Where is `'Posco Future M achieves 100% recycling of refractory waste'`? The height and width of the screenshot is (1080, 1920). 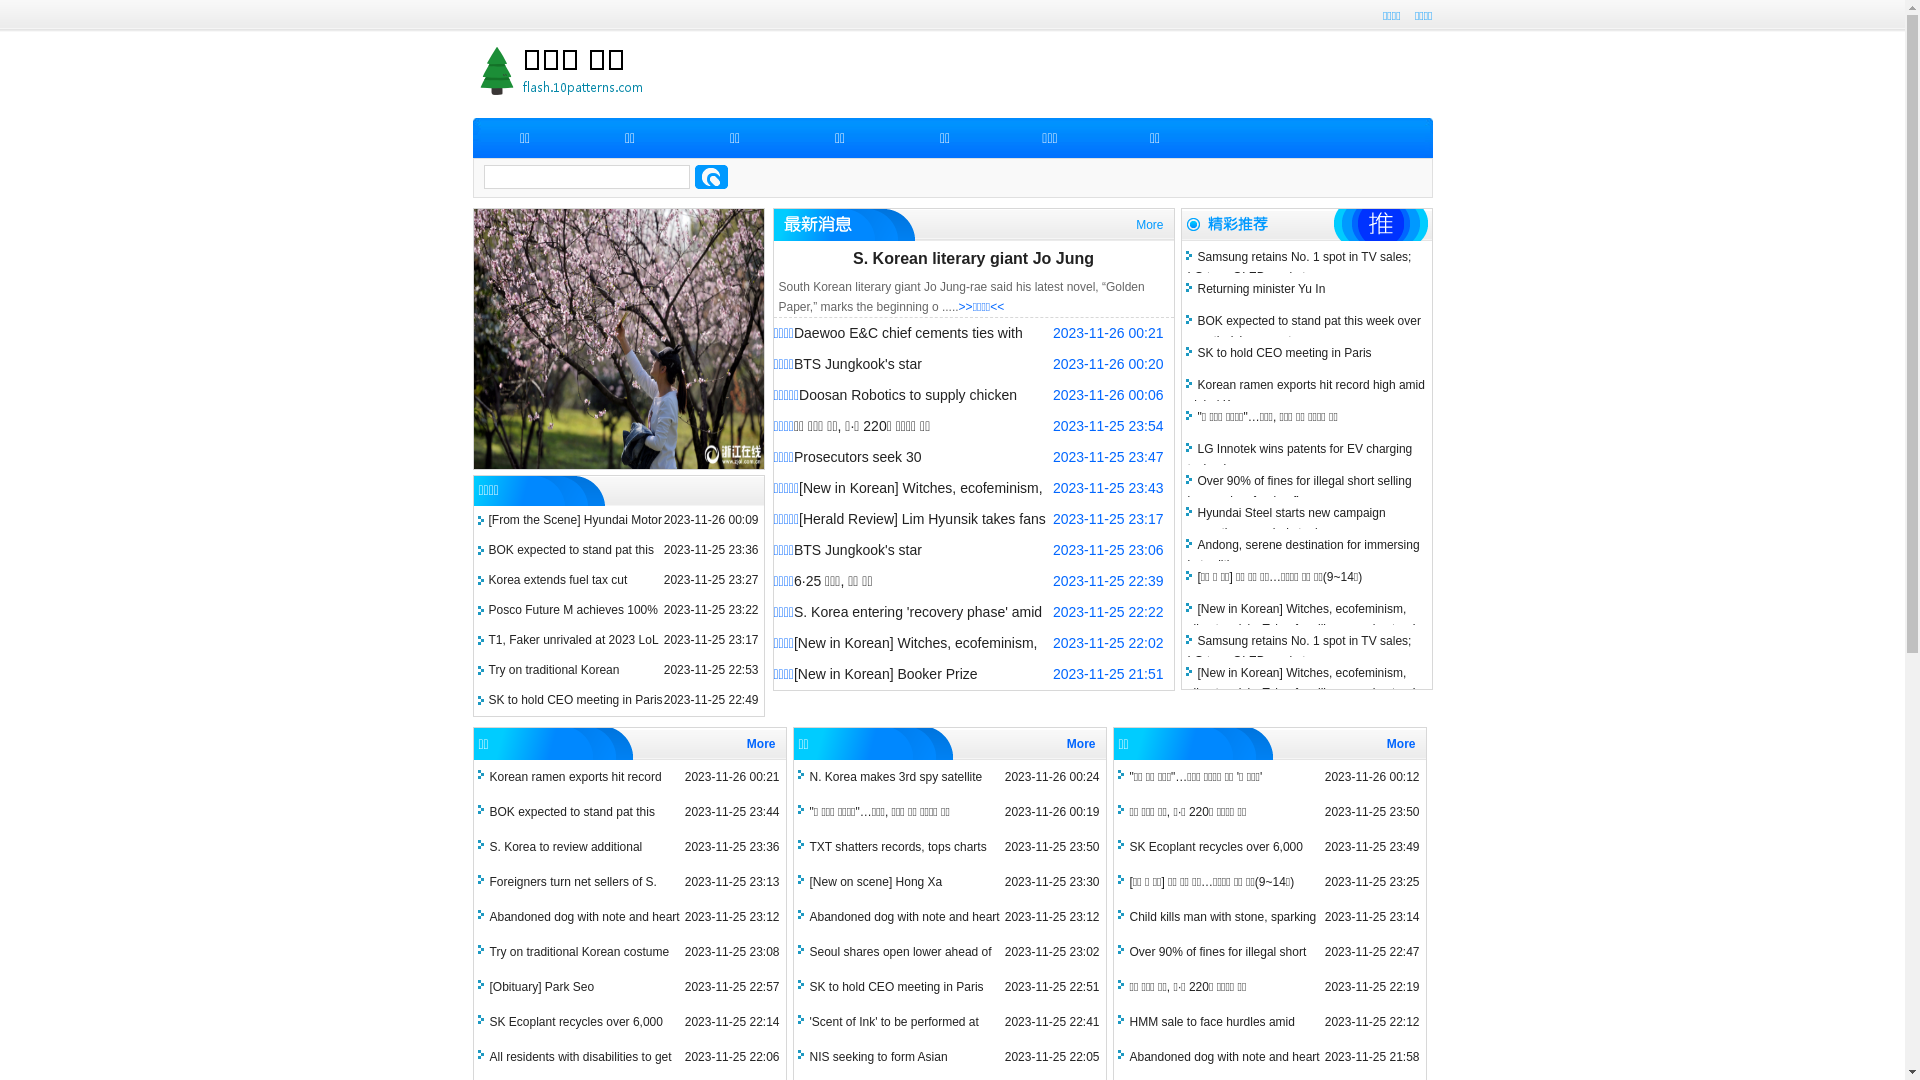
'Posco Future M achieves 100% recycling of refractory waste' is located at coordinates (571, 623).